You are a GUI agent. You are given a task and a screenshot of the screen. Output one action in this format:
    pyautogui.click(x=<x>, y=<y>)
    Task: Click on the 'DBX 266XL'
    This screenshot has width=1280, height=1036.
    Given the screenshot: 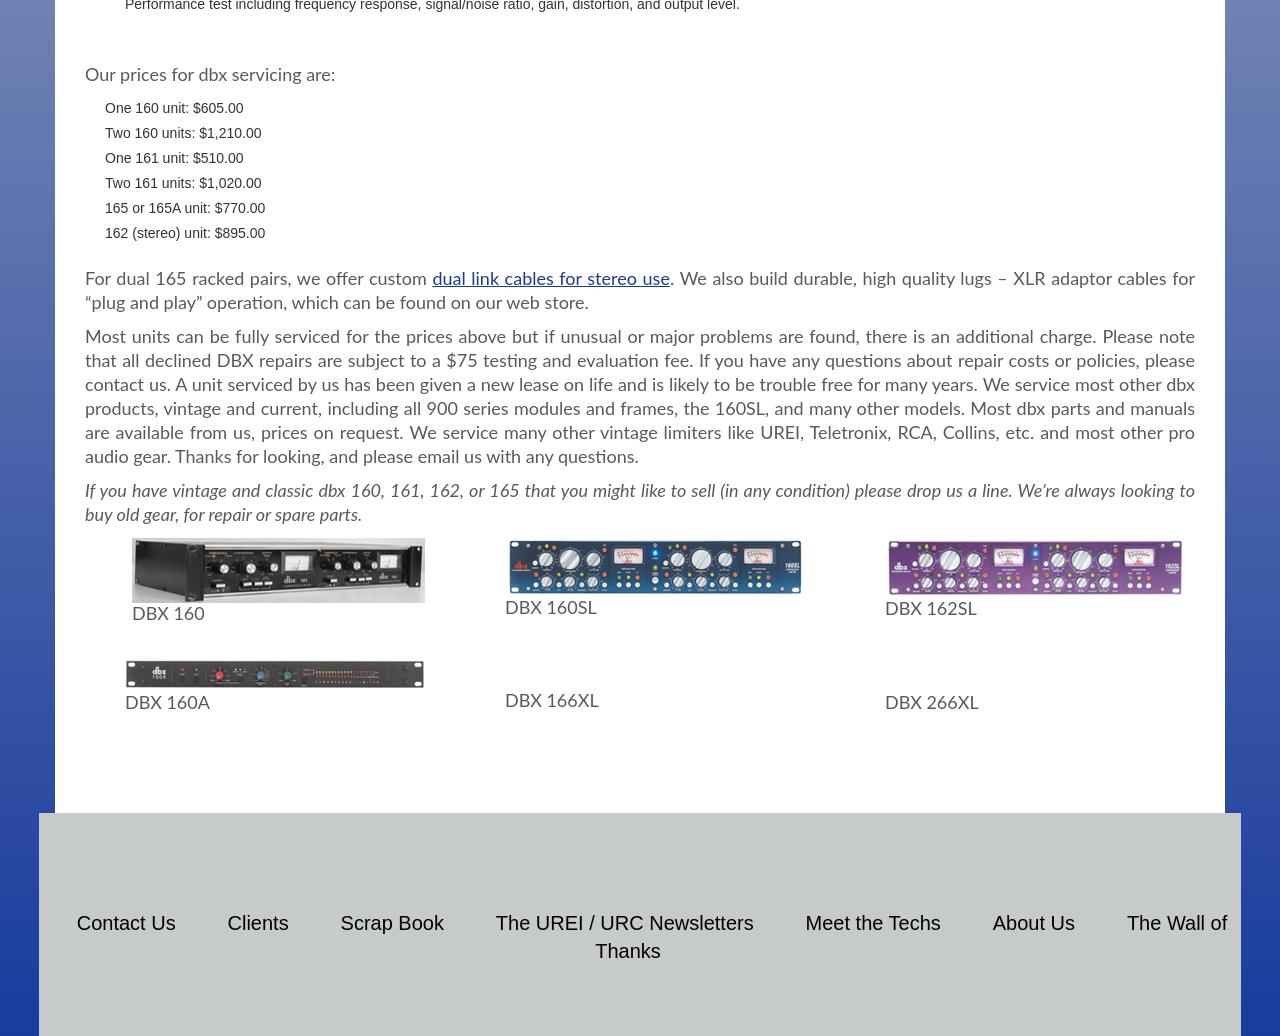 What is the action you would take?
    pyautogui.click(x=930, y=703)
    